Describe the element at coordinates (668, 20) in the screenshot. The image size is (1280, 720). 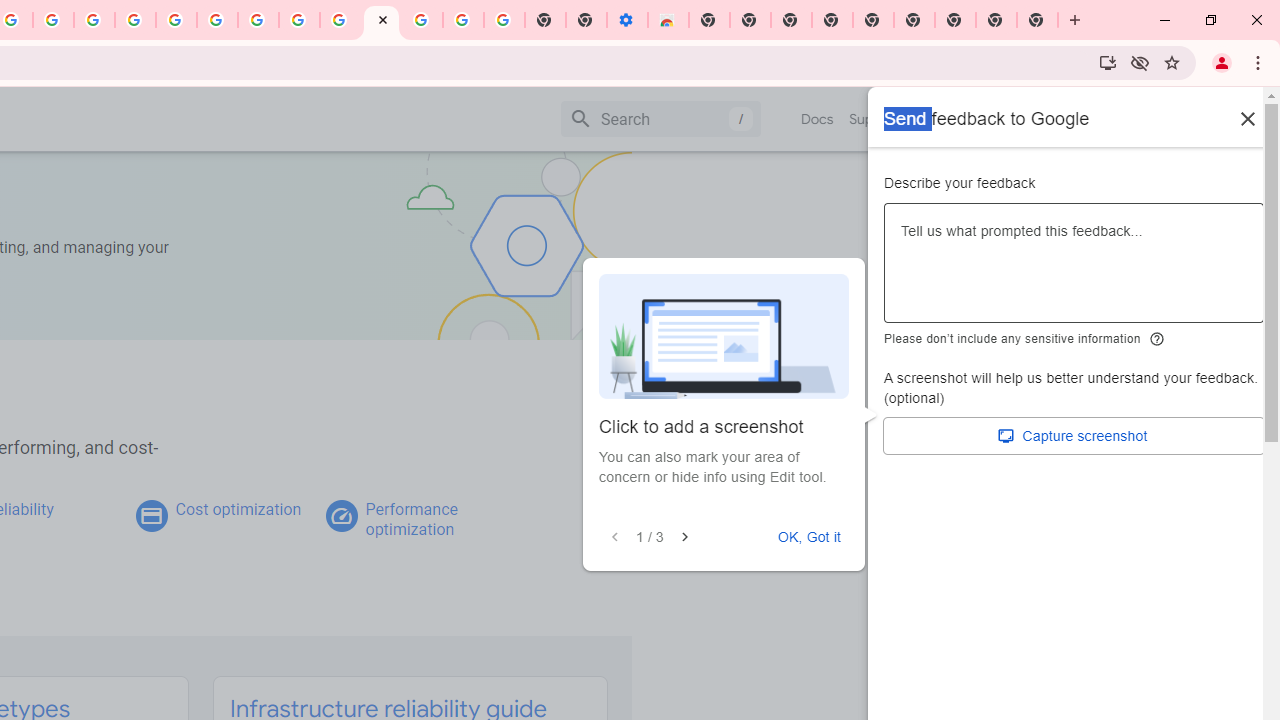
I see `'Chrome Web Store - Accessibility extensions'` at that location.